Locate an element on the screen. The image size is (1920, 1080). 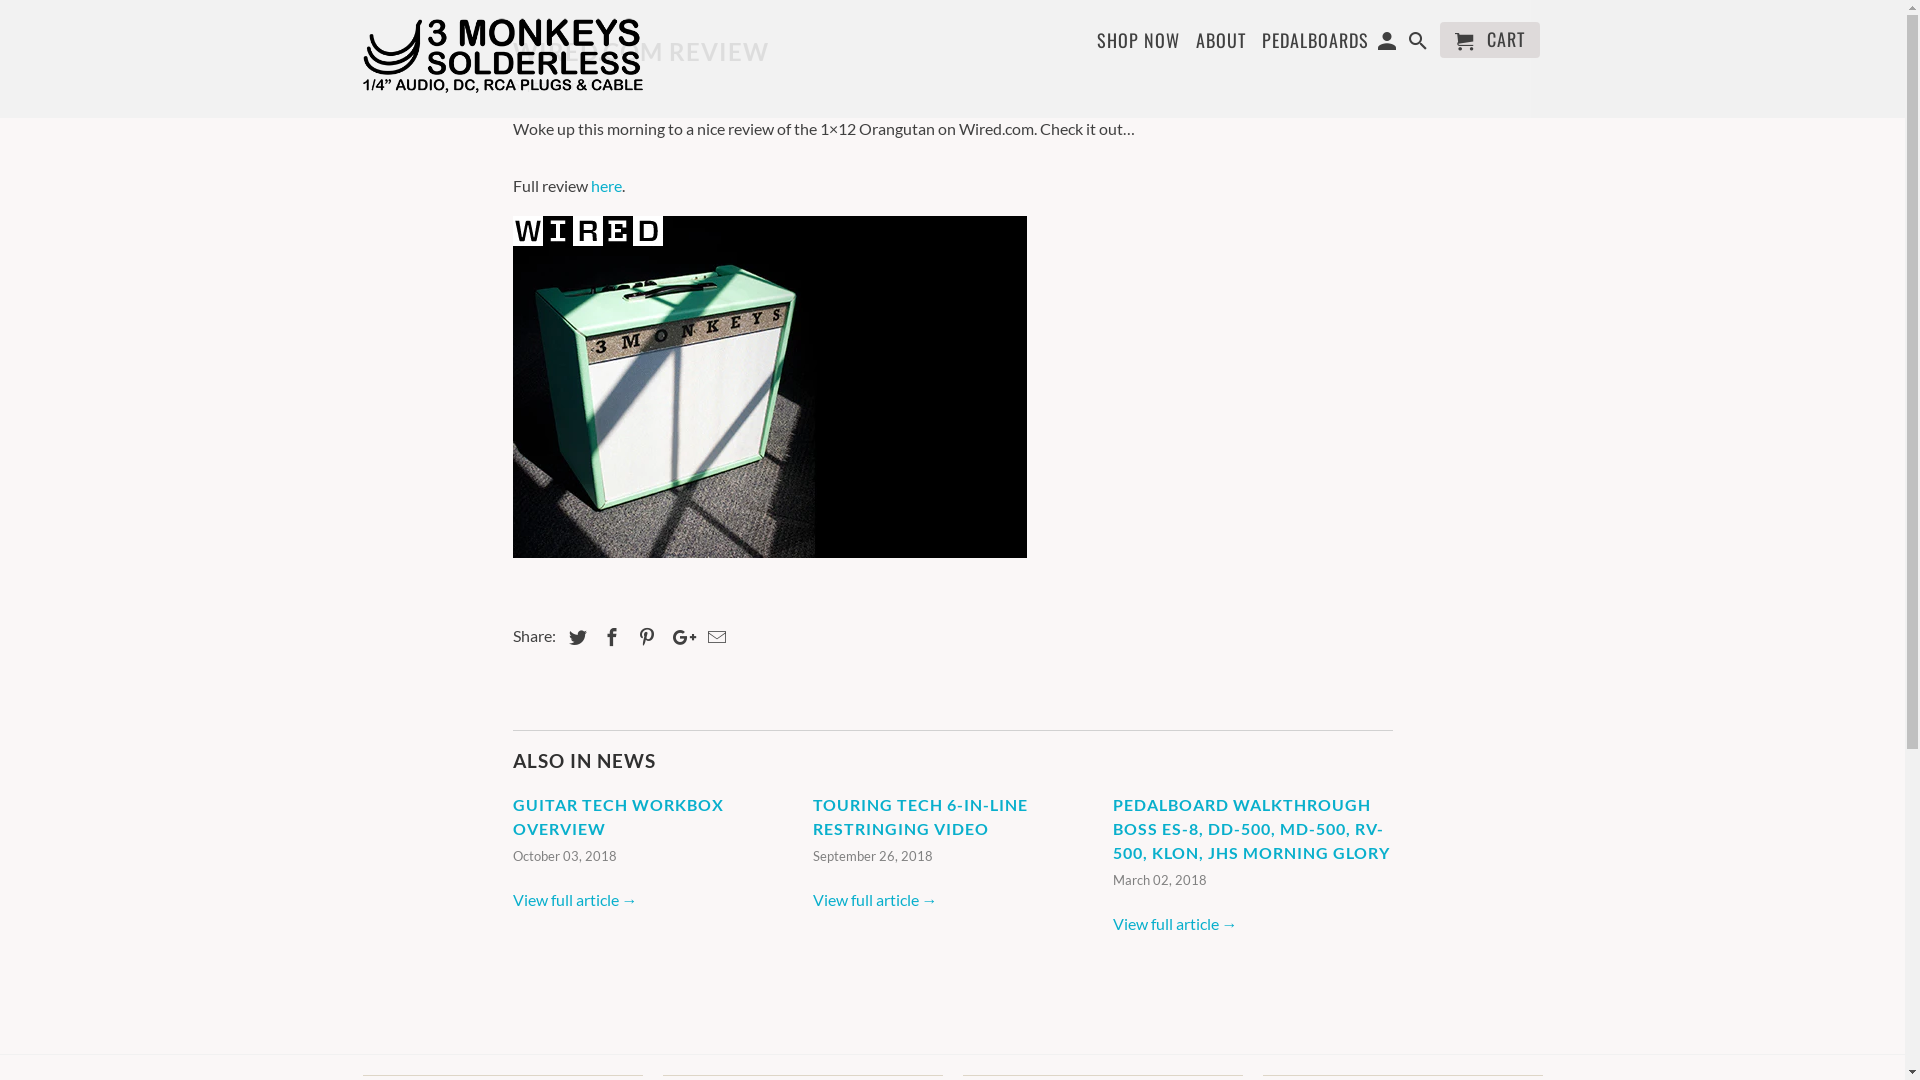
'TOURING TECH 6-IN-LINE RESTRINGING VIDEO' is located at coordinates (811, 816).